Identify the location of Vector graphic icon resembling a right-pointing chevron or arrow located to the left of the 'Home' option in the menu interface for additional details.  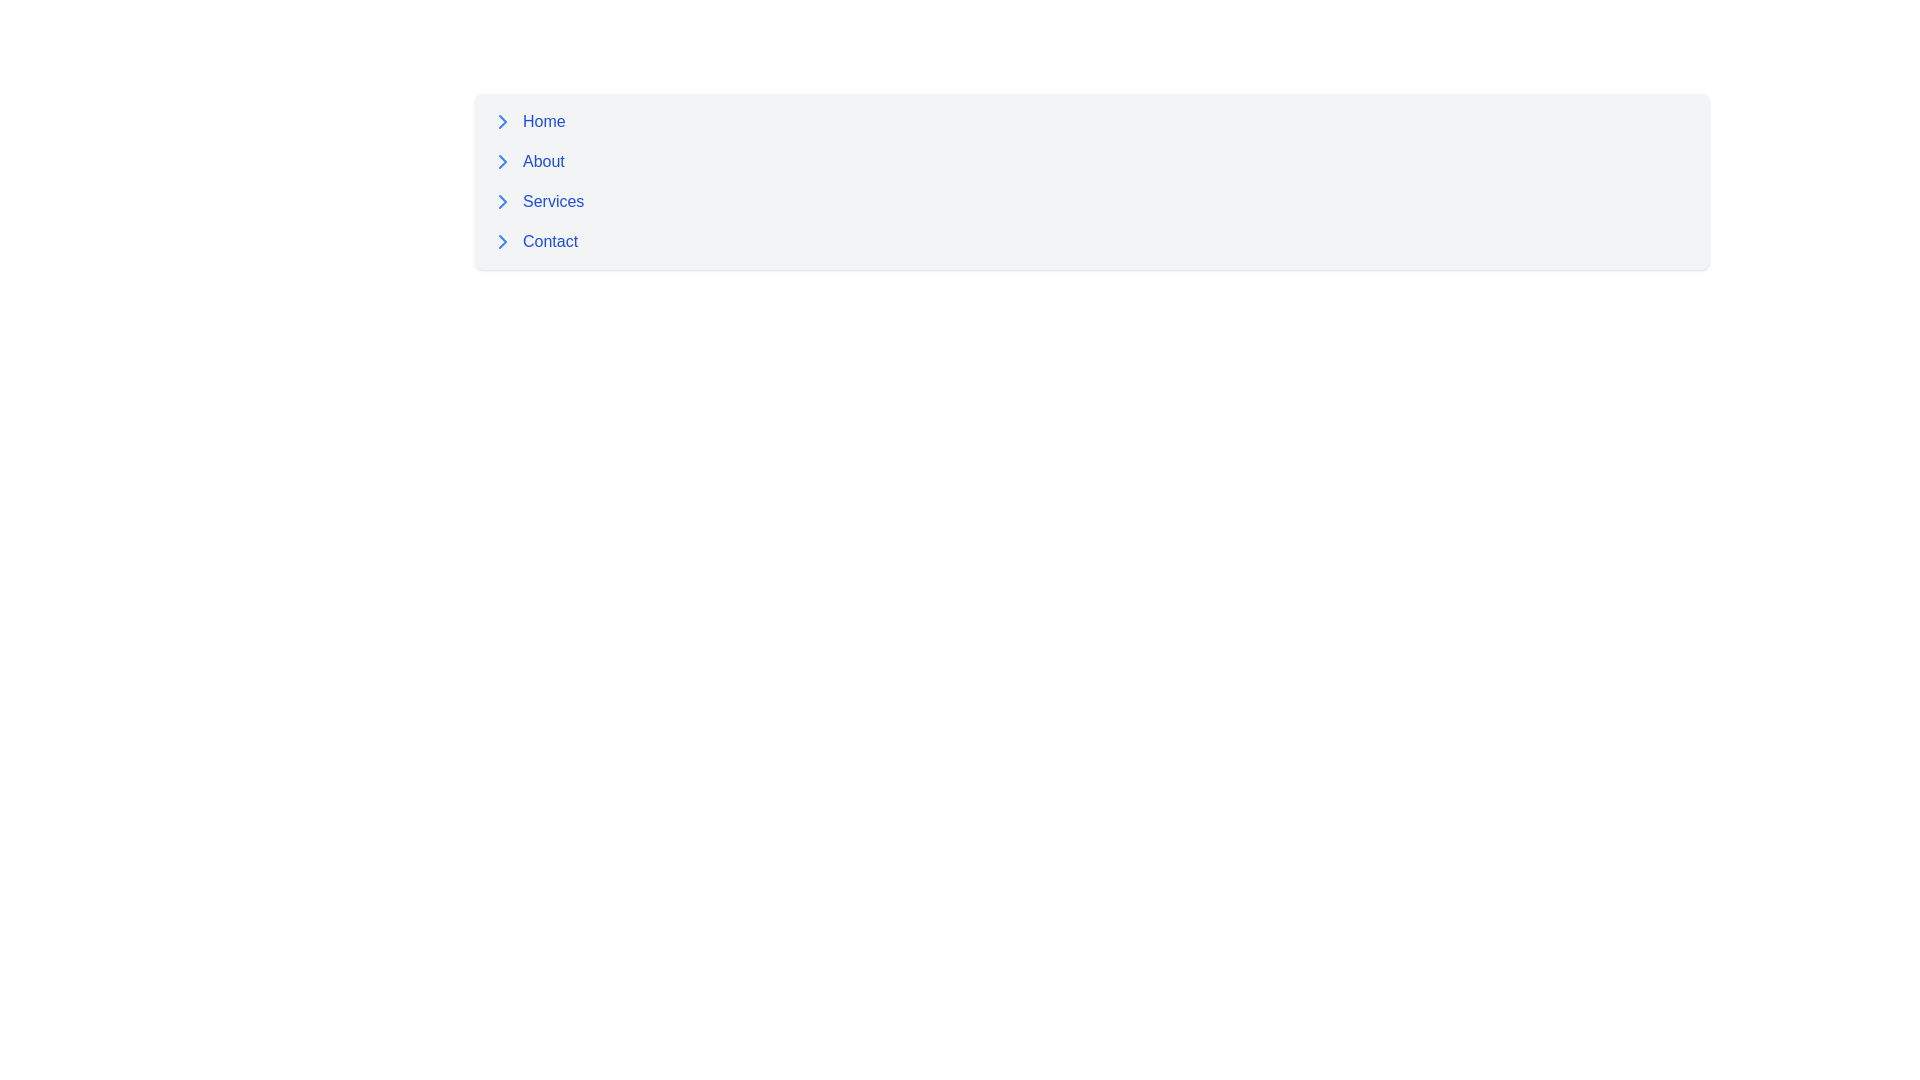
(503, 122).